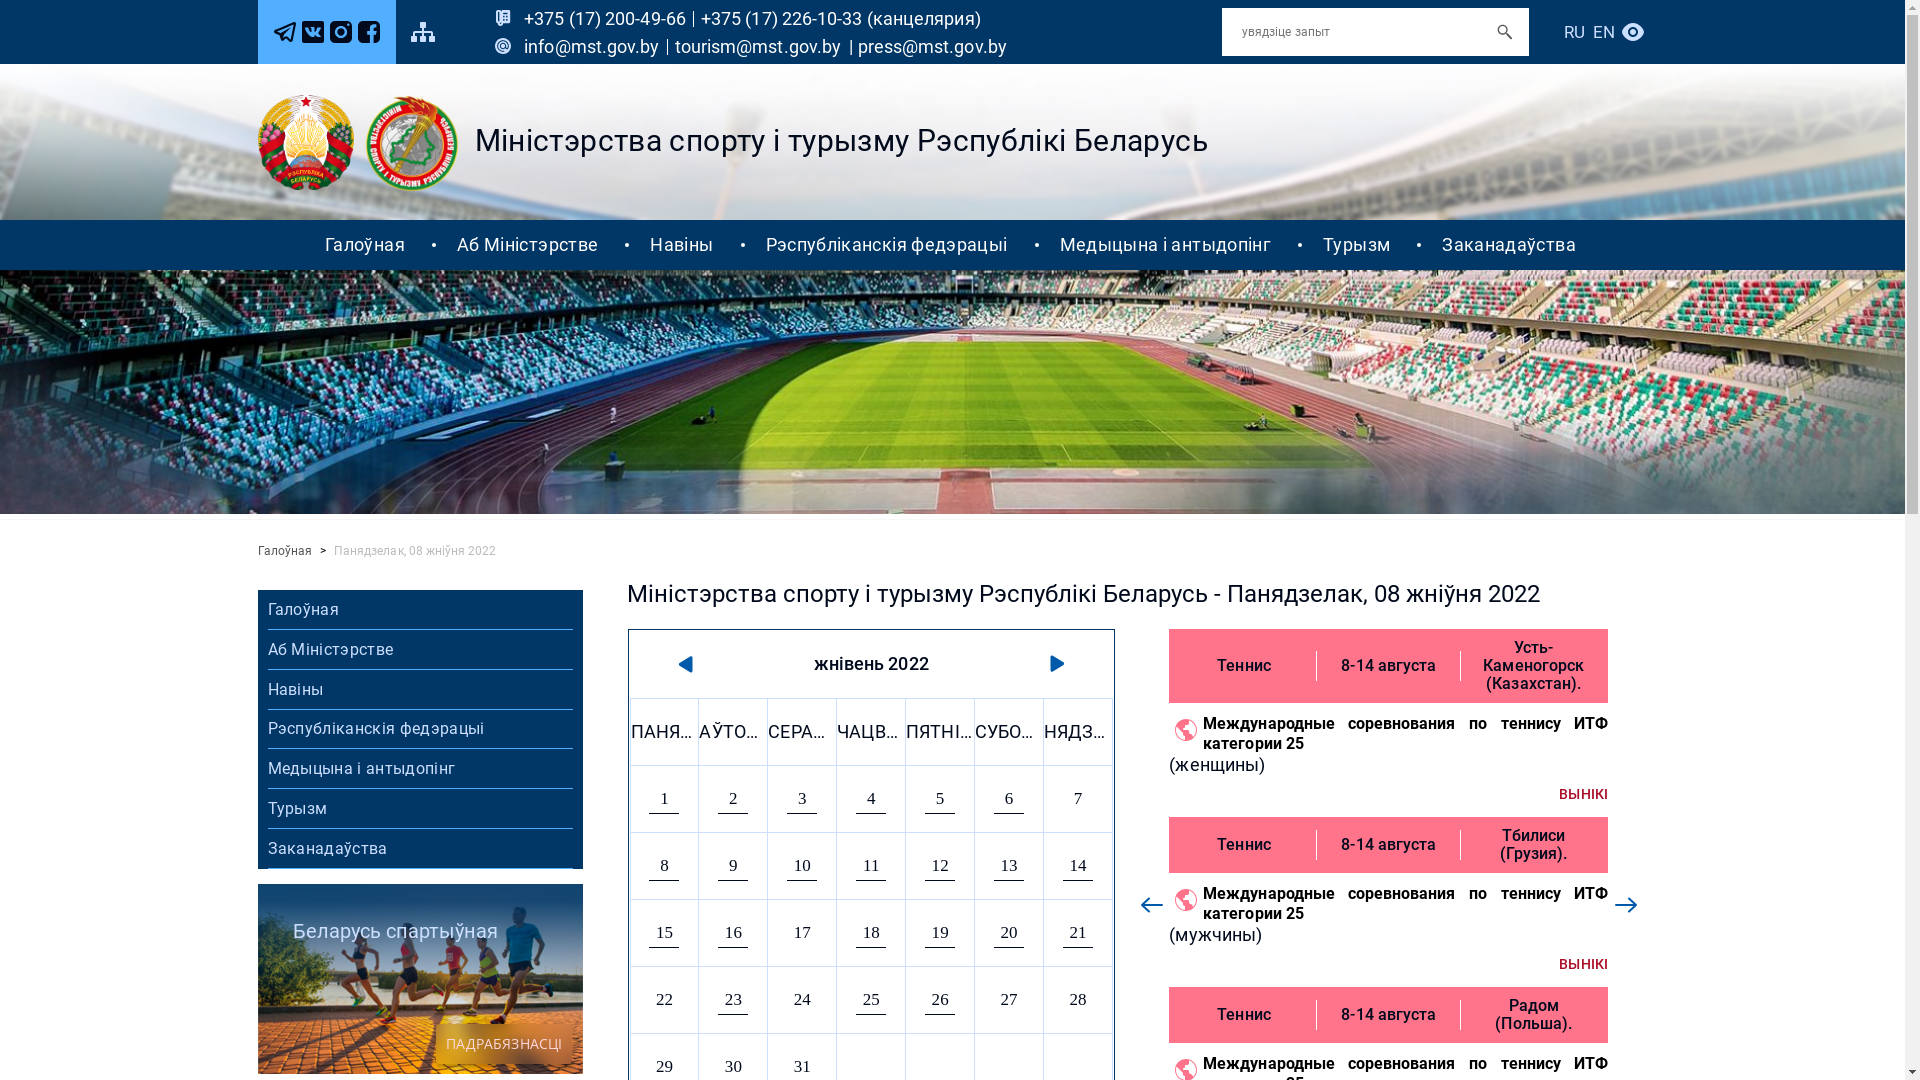  What do you see at coordinates (732, 865) in the screenshot?
I see `'9'` at bounding box center [732, 865].